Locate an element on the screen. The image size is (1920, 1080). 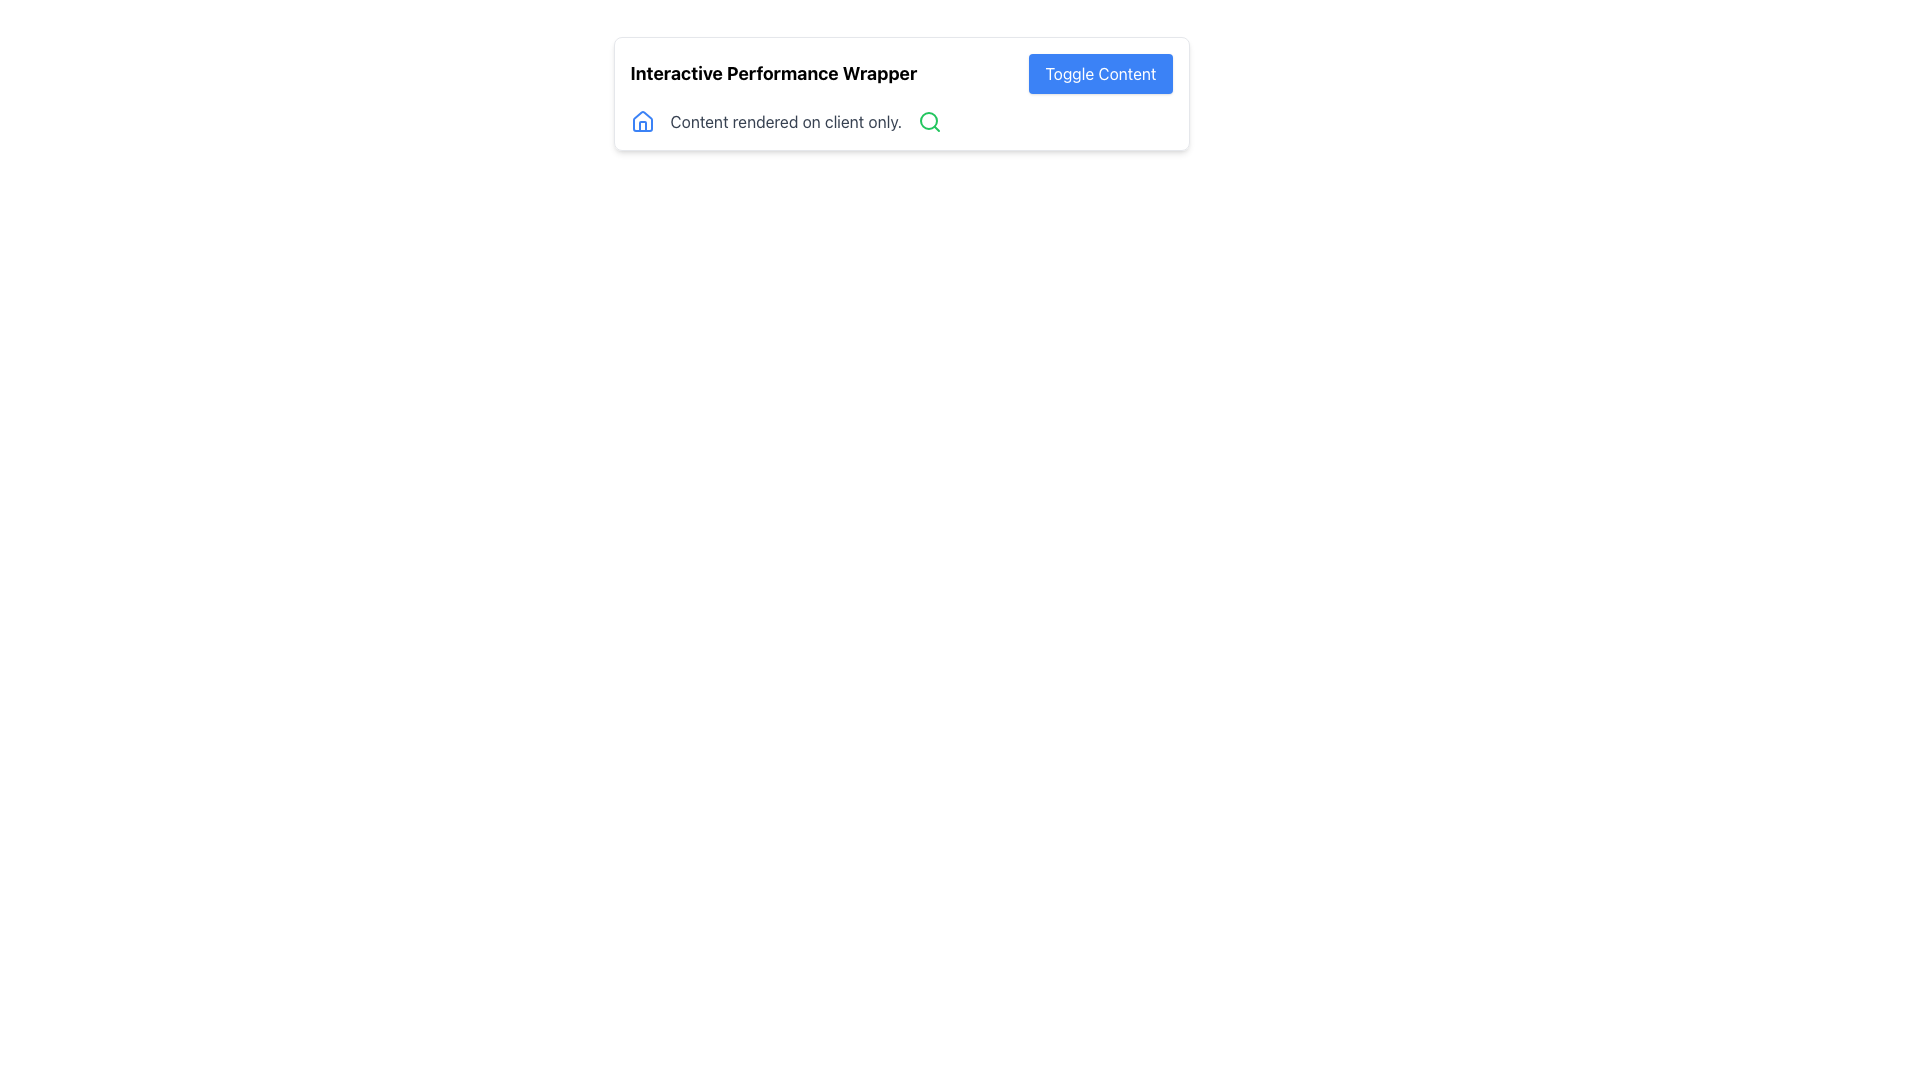
the blue stroke minimalist house icon located to the left of the 'Content rendered on client only.' text is located at coordinates (642, 122).